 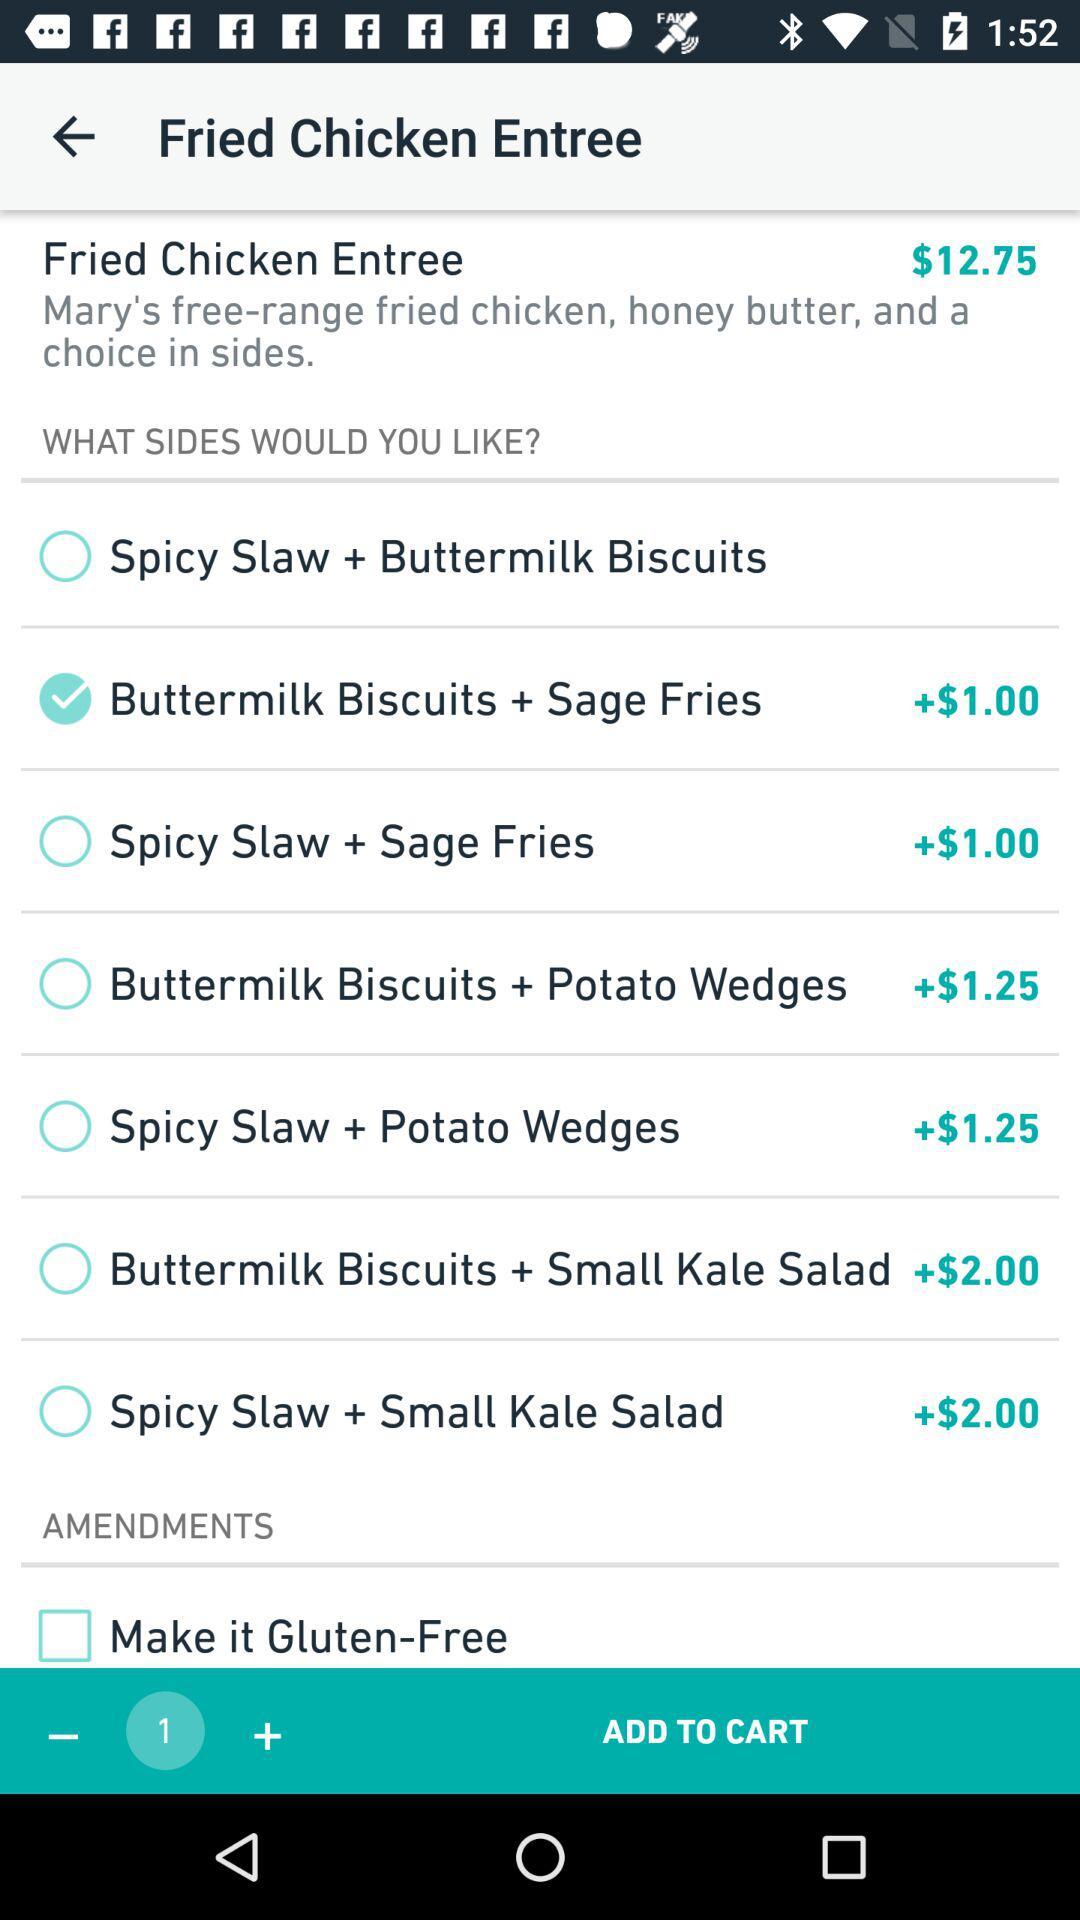 What do you see at coordinates (72, 135) in the screenshot?
I see `the item next to fried chicken entree icon` at bounding box center [72, 135].